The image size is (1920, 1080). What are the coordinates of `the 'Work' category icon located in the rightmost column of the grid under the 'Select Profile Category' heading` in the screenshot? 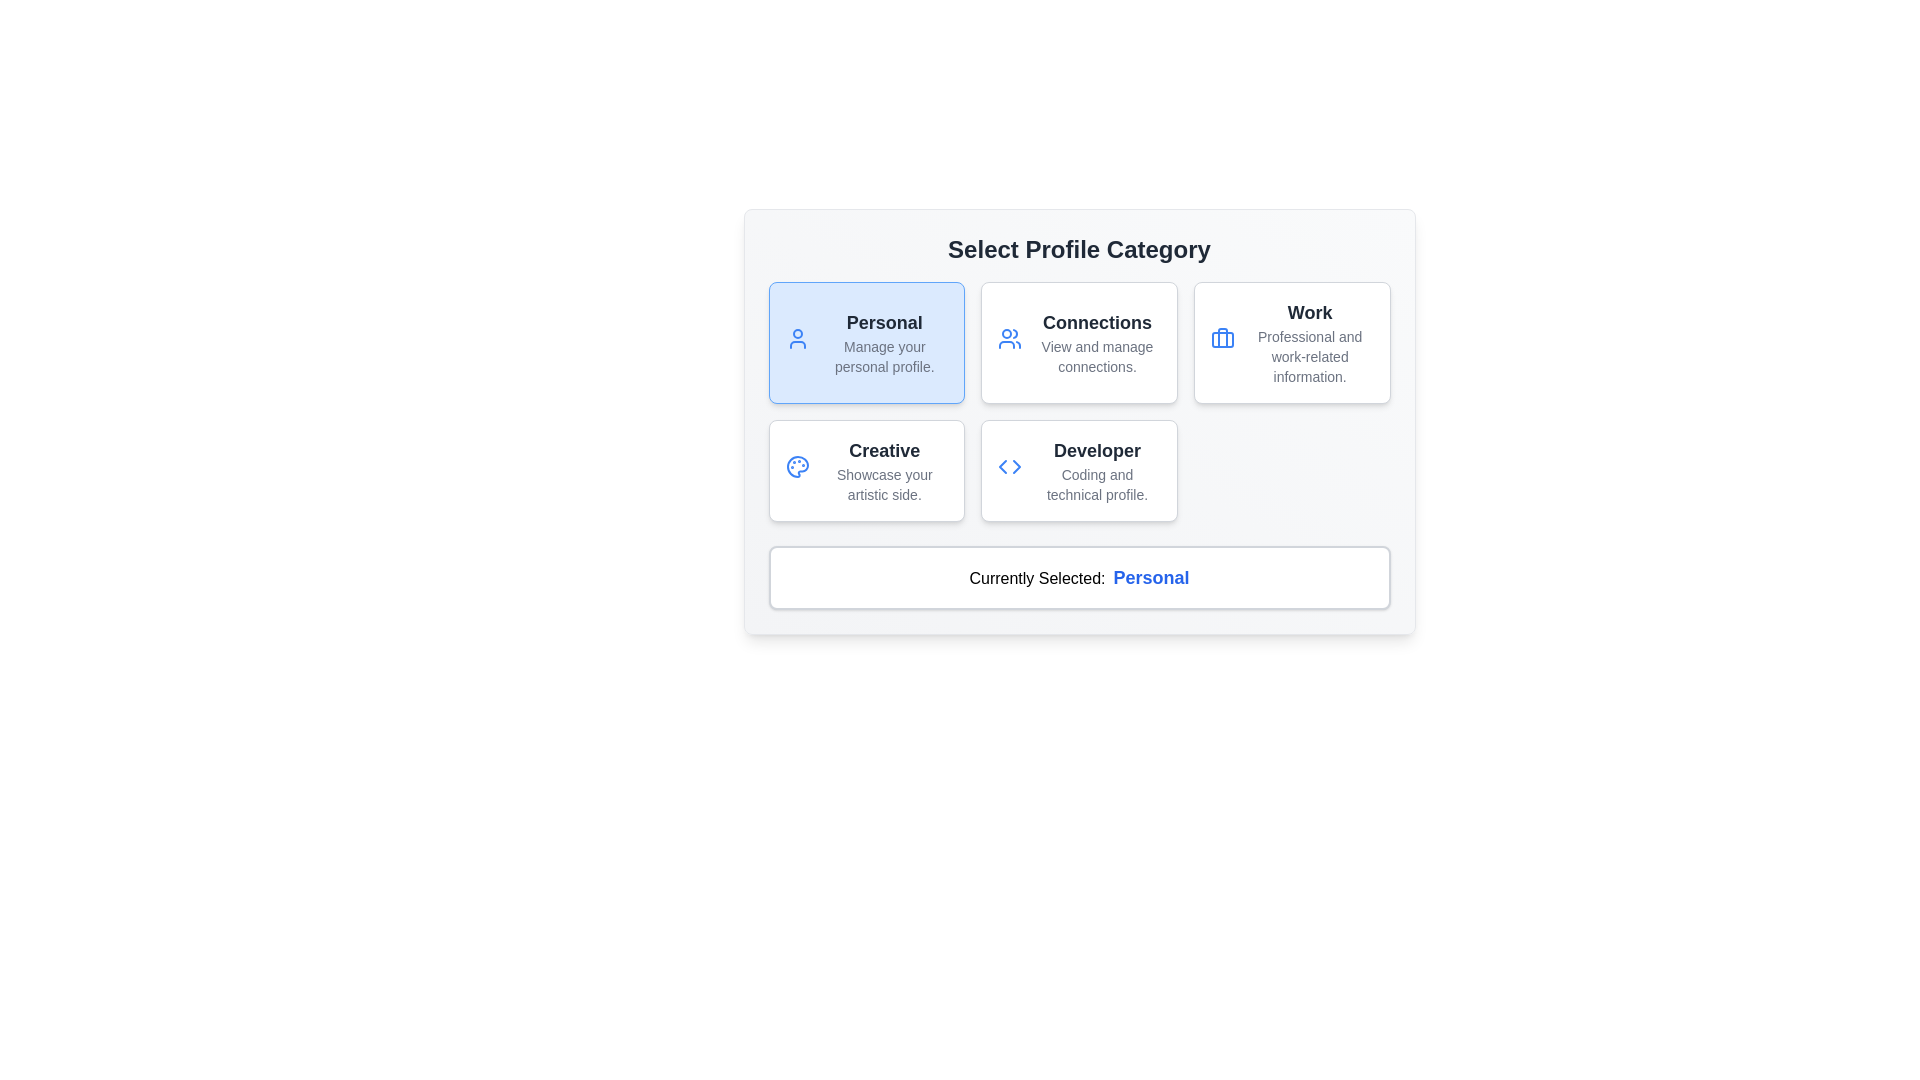 It's located at (1221, 342).